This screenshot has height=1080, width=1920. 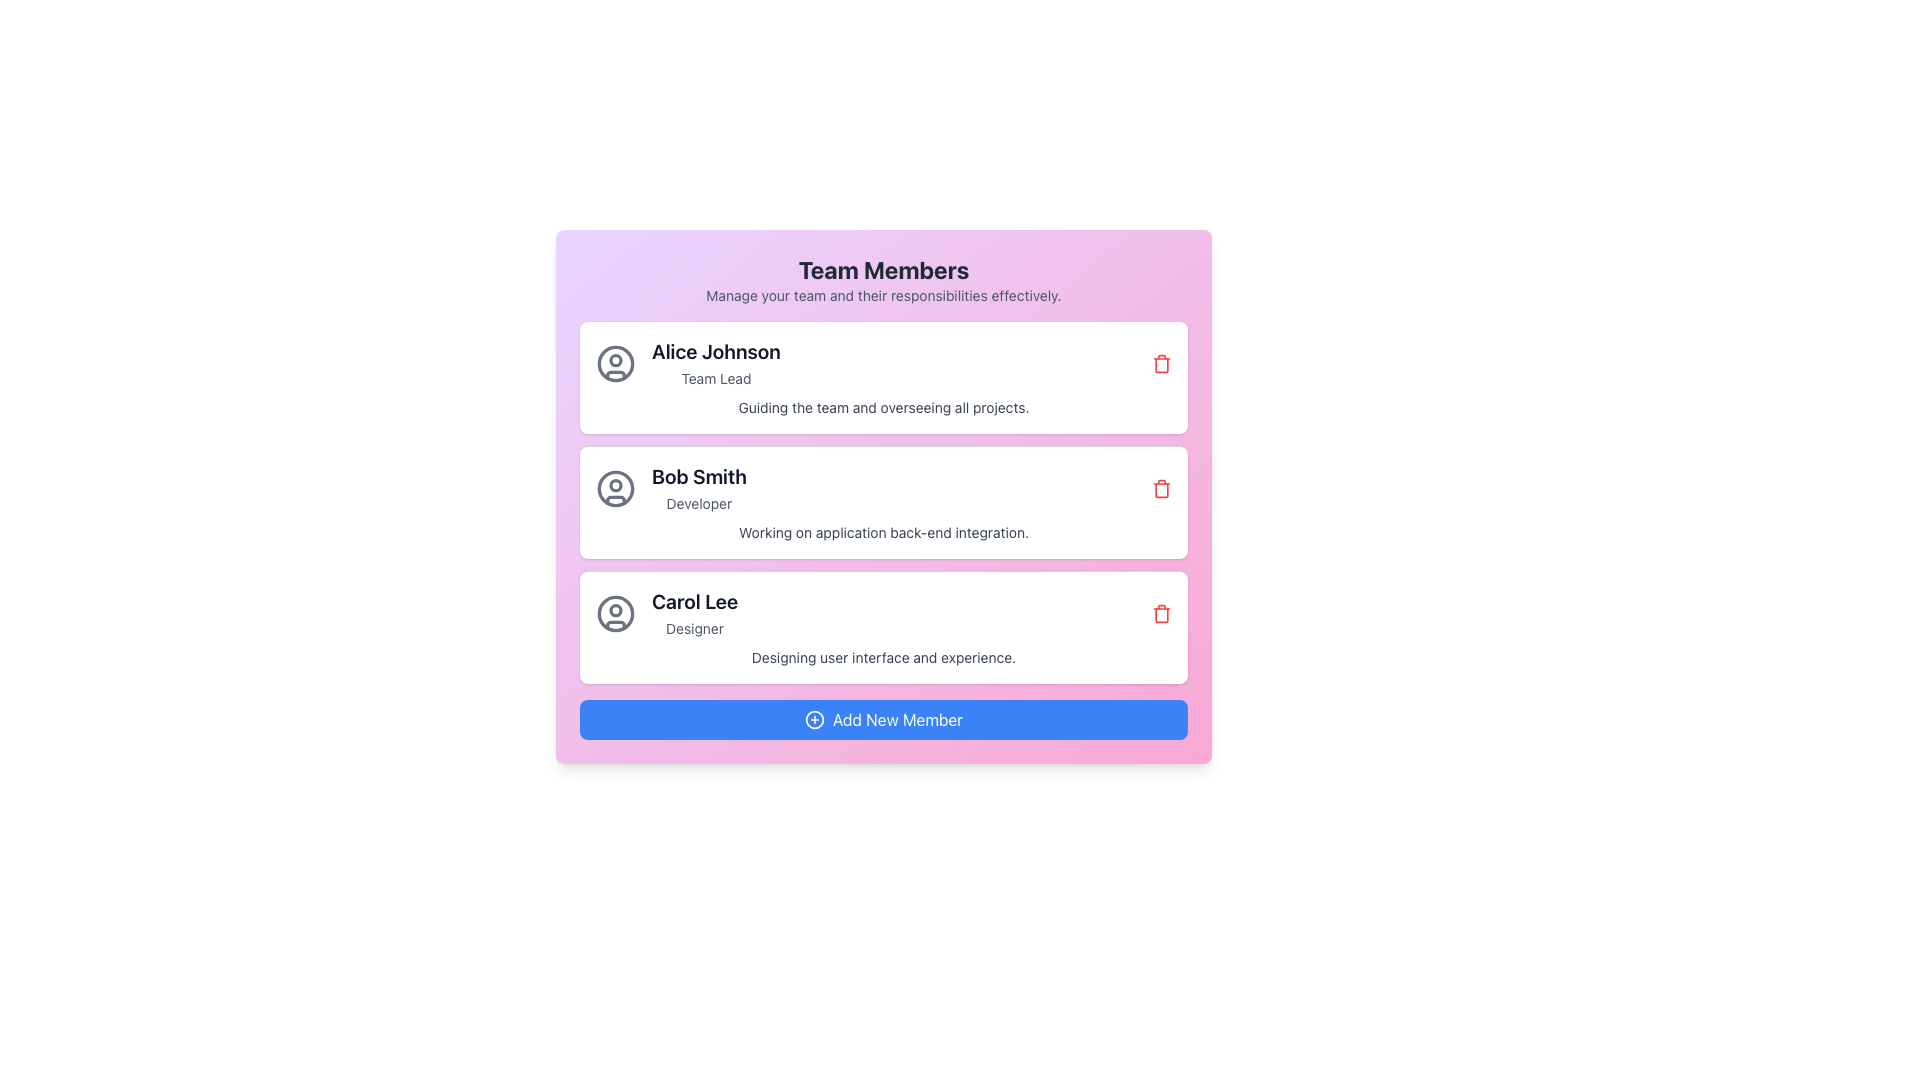 I want to click on the Static Text displaying 'Alice Johnson' and 'Team Lead', which is located in the first row of team members, slightly to the right of a user icon, so click(x=716, y=363).